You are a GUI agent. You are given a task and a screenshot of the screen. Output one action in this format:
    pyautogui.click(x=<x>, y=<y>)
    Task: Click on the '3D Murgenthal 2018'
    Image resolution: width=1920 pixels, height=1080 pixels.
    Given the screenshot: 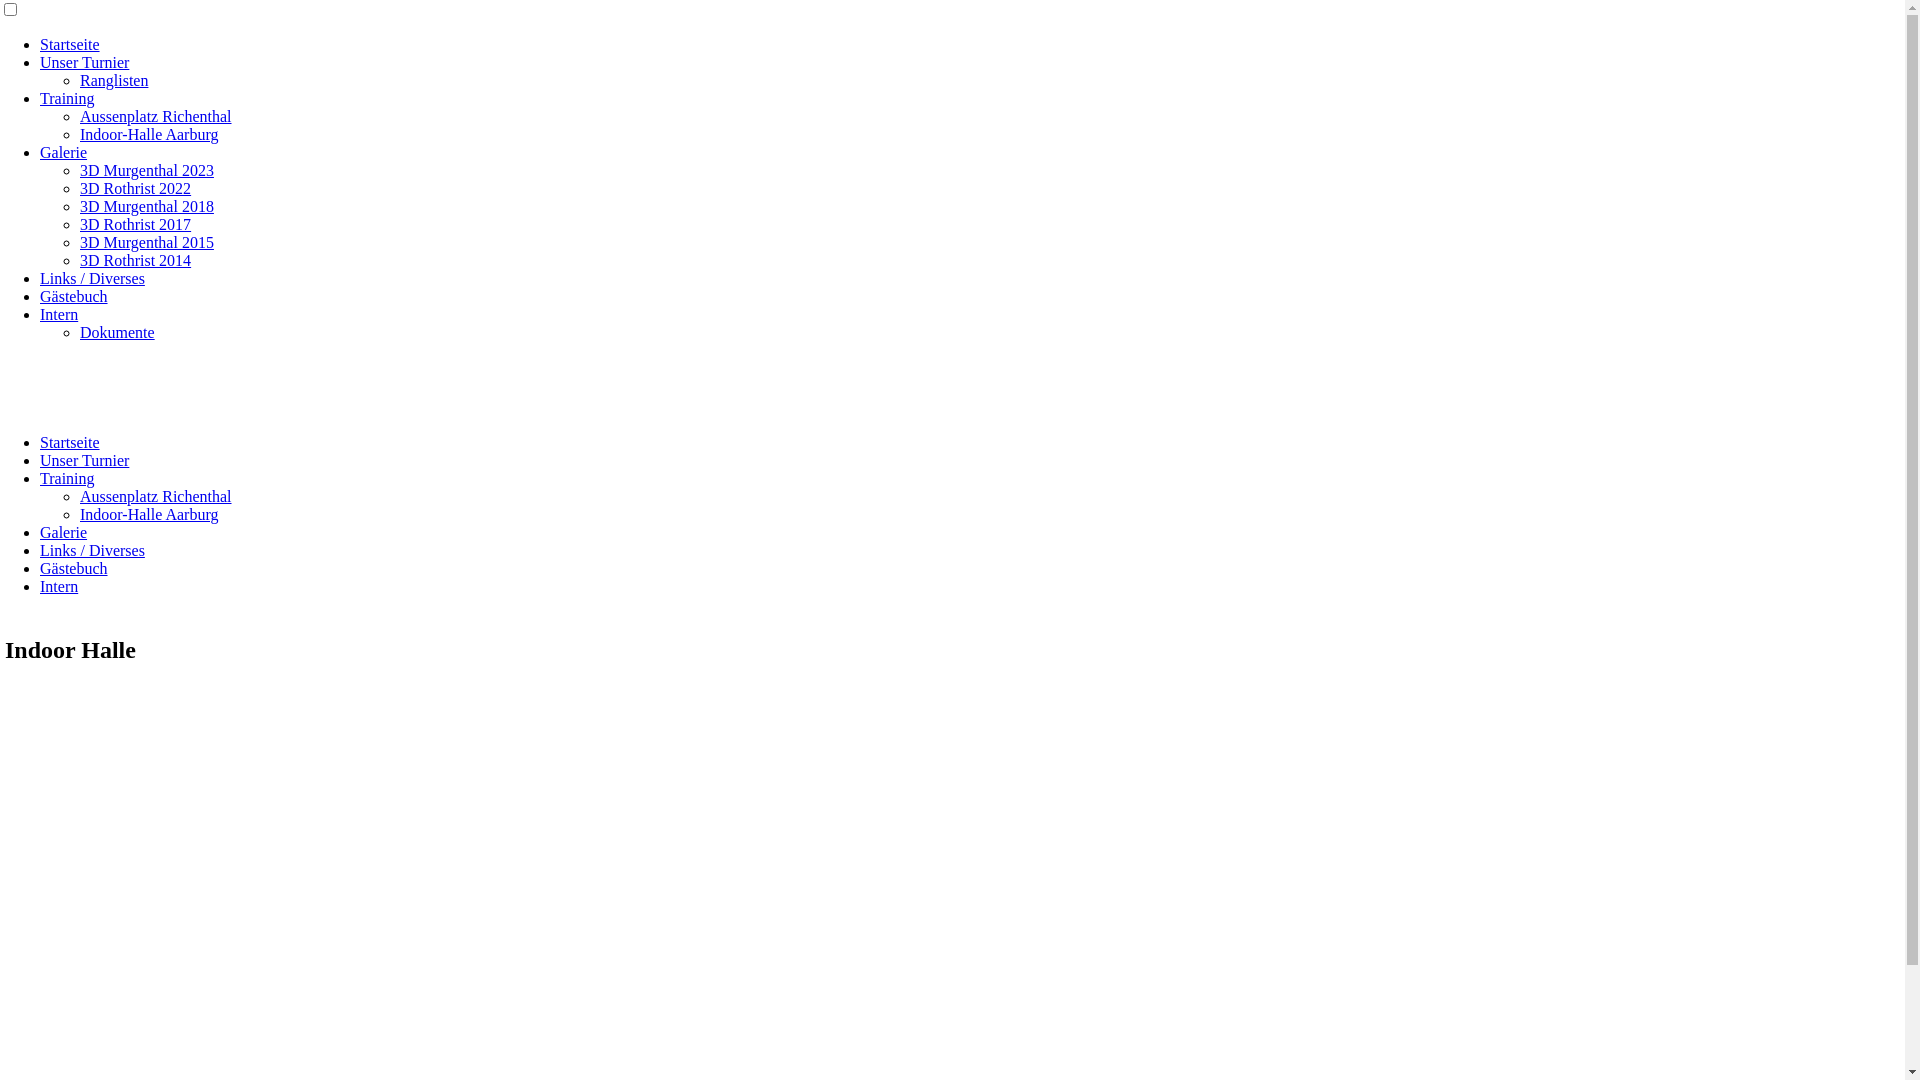 What is the action you would take?
    pyautogui.click(x=146, y=206)
    